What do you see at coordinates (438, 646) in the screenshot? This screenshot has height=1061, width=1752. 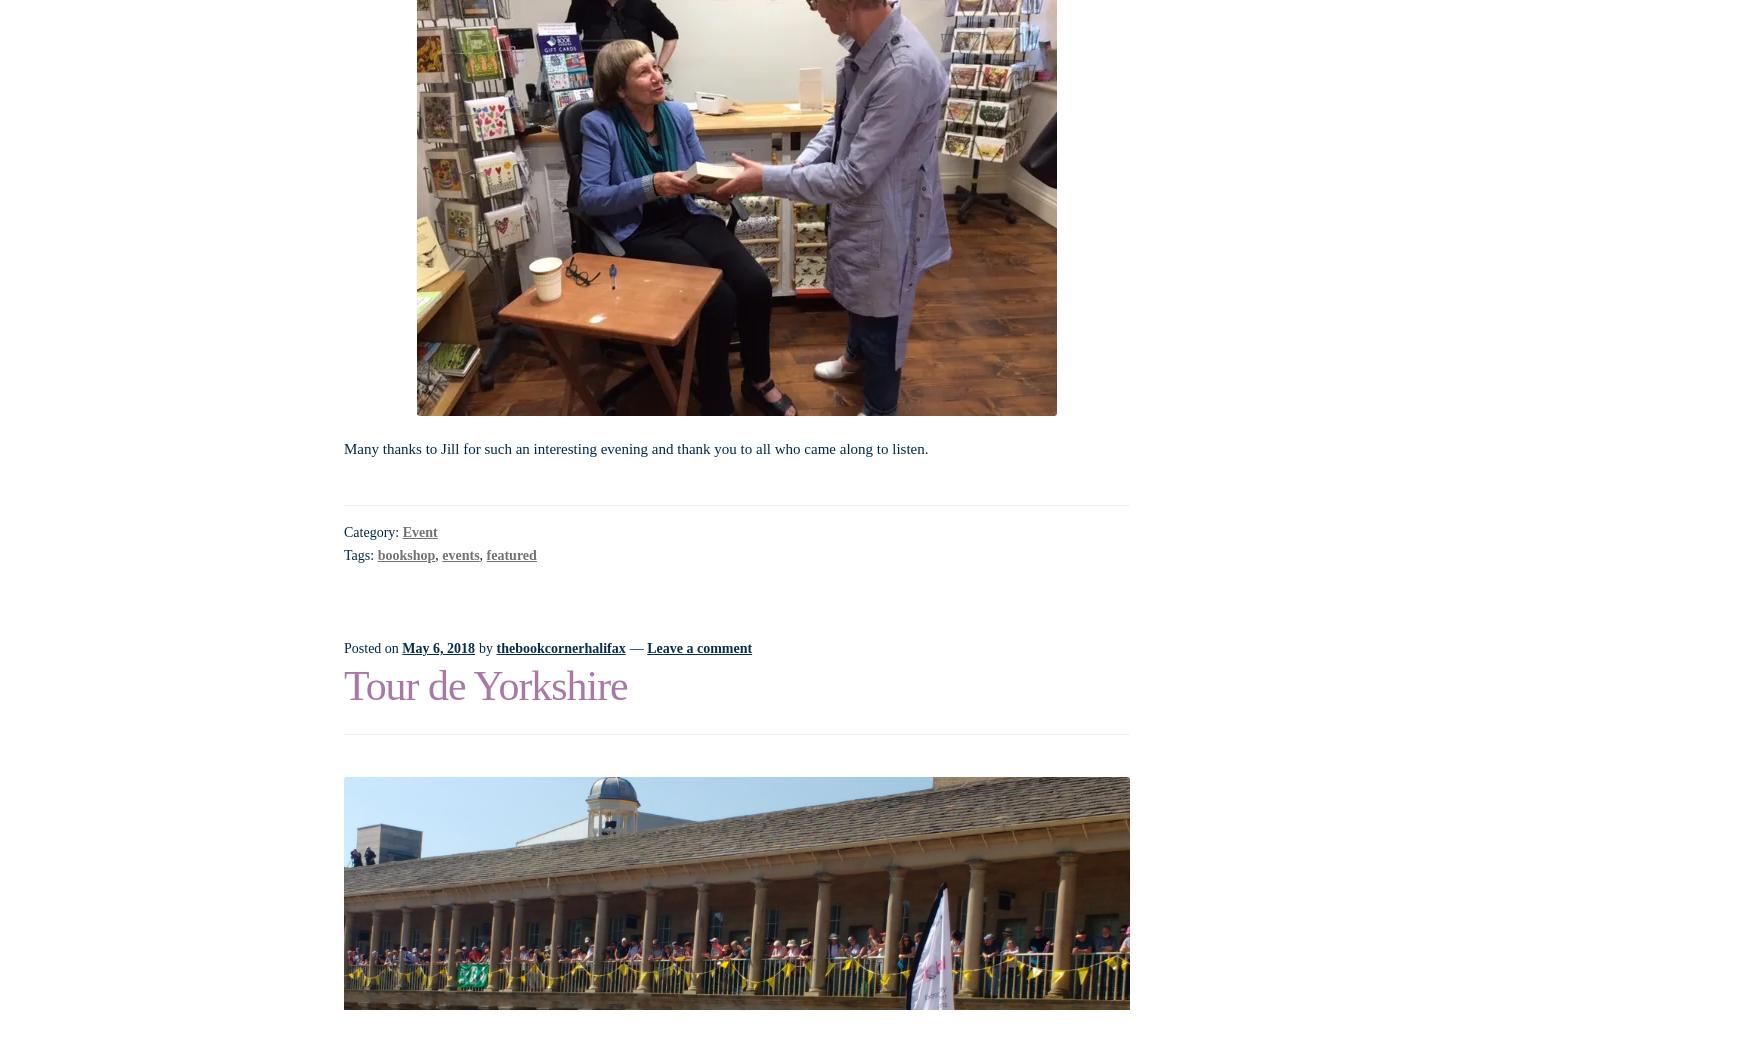 I see `'May 6, 2018'` at bounding box center [438, 646].